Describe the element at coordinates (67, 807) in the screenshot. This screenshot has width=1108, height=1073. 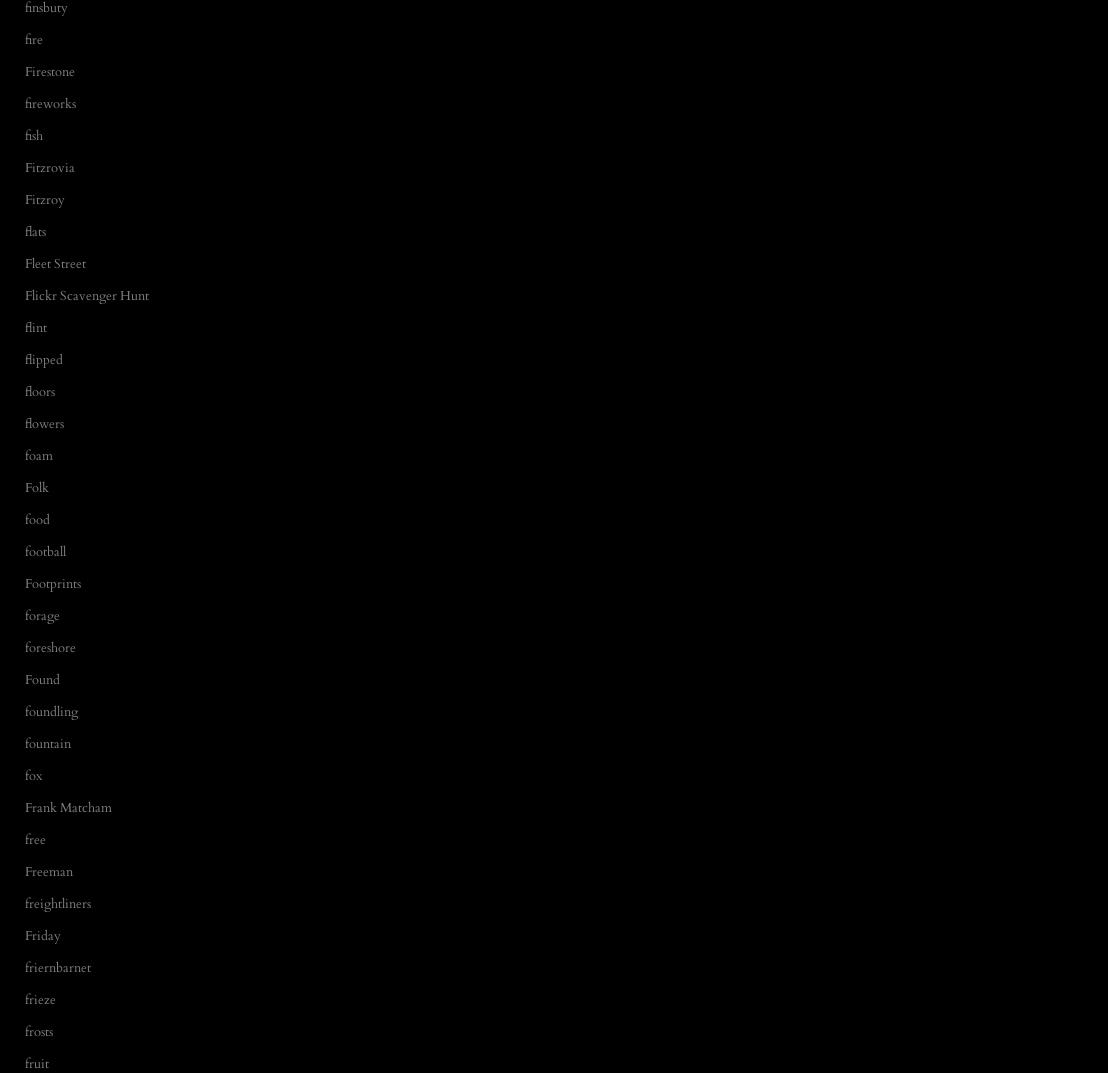
I see `'Frank Matcham'` at that location.